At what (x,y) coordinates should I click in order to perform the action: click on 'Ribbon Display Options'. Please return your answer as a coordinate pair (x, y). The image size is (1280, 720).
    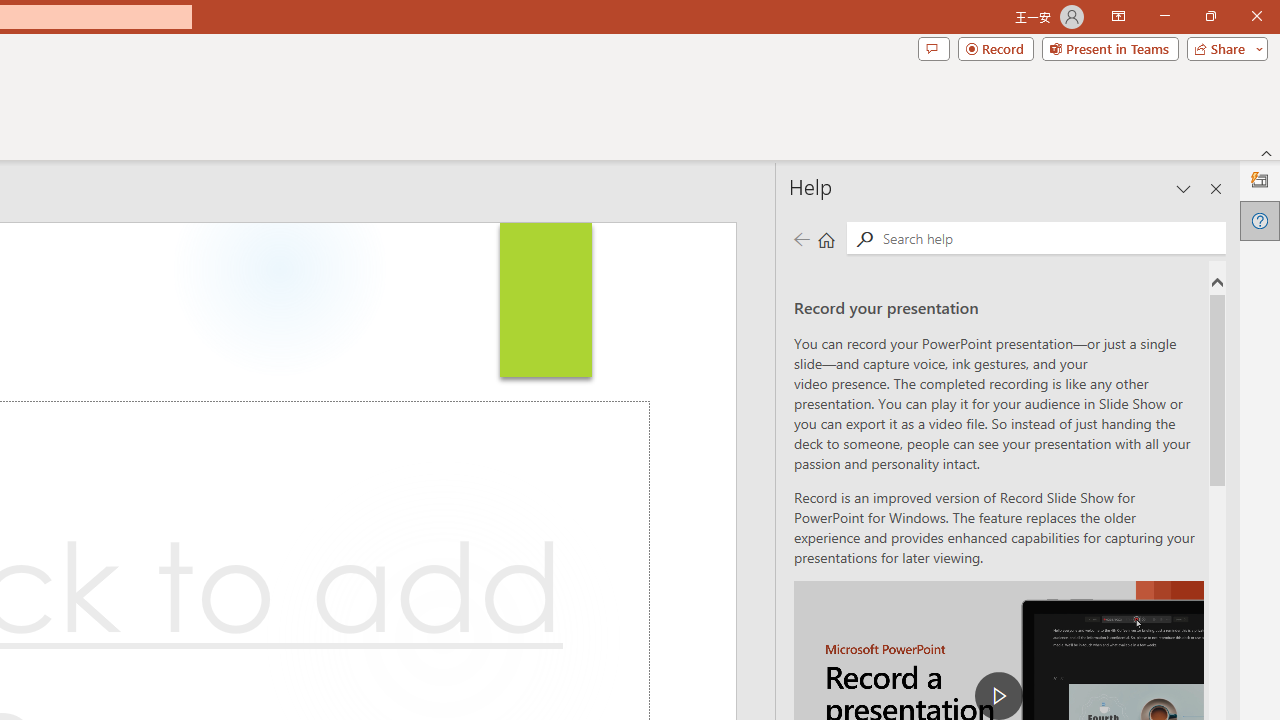
    Looking at the image, I should click on (1117, 16).